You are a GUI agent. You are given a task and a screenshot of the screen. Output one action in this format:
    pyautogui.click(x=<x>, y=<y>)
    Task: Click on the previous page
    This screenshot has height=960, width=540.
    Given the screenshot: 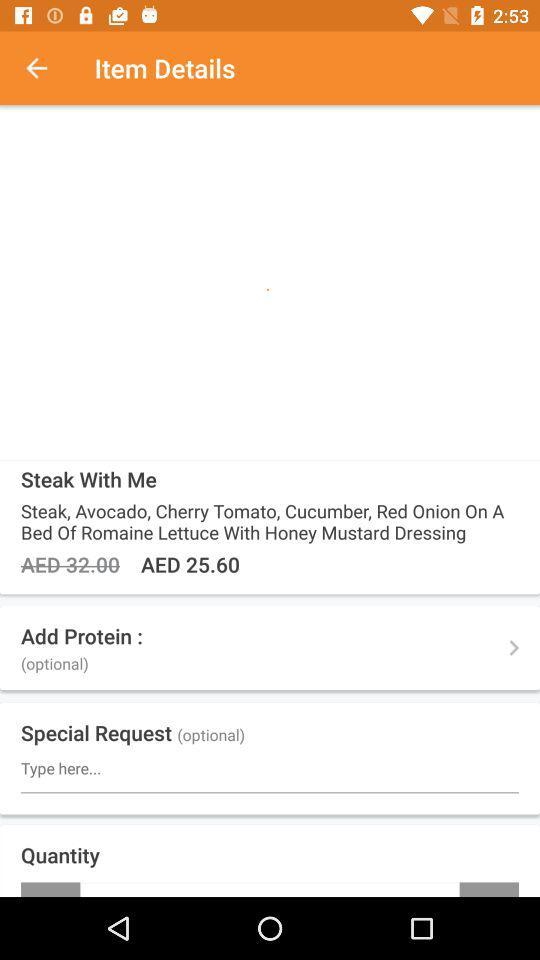 What is the action you would take?
    pyautogui.click(x=47, y=68)
    